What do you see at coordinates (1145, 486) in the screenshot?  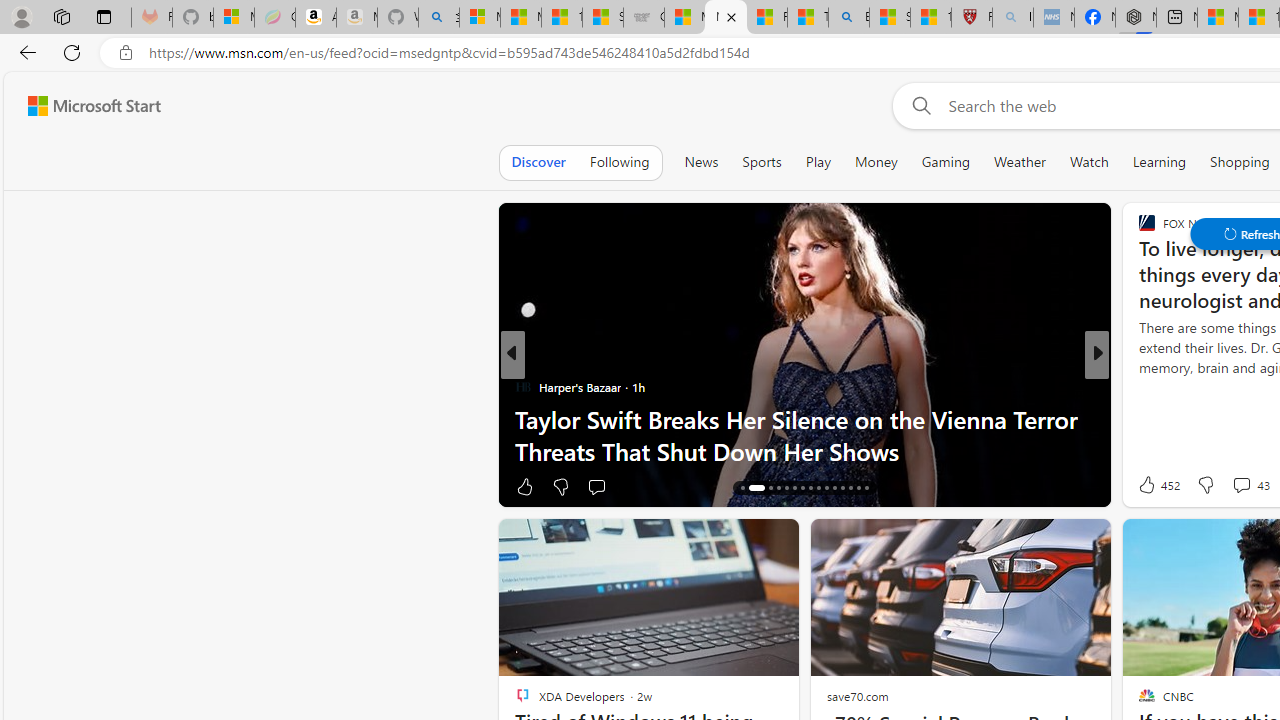 I see `'6 Like'` at bounding box center [1145, 486].